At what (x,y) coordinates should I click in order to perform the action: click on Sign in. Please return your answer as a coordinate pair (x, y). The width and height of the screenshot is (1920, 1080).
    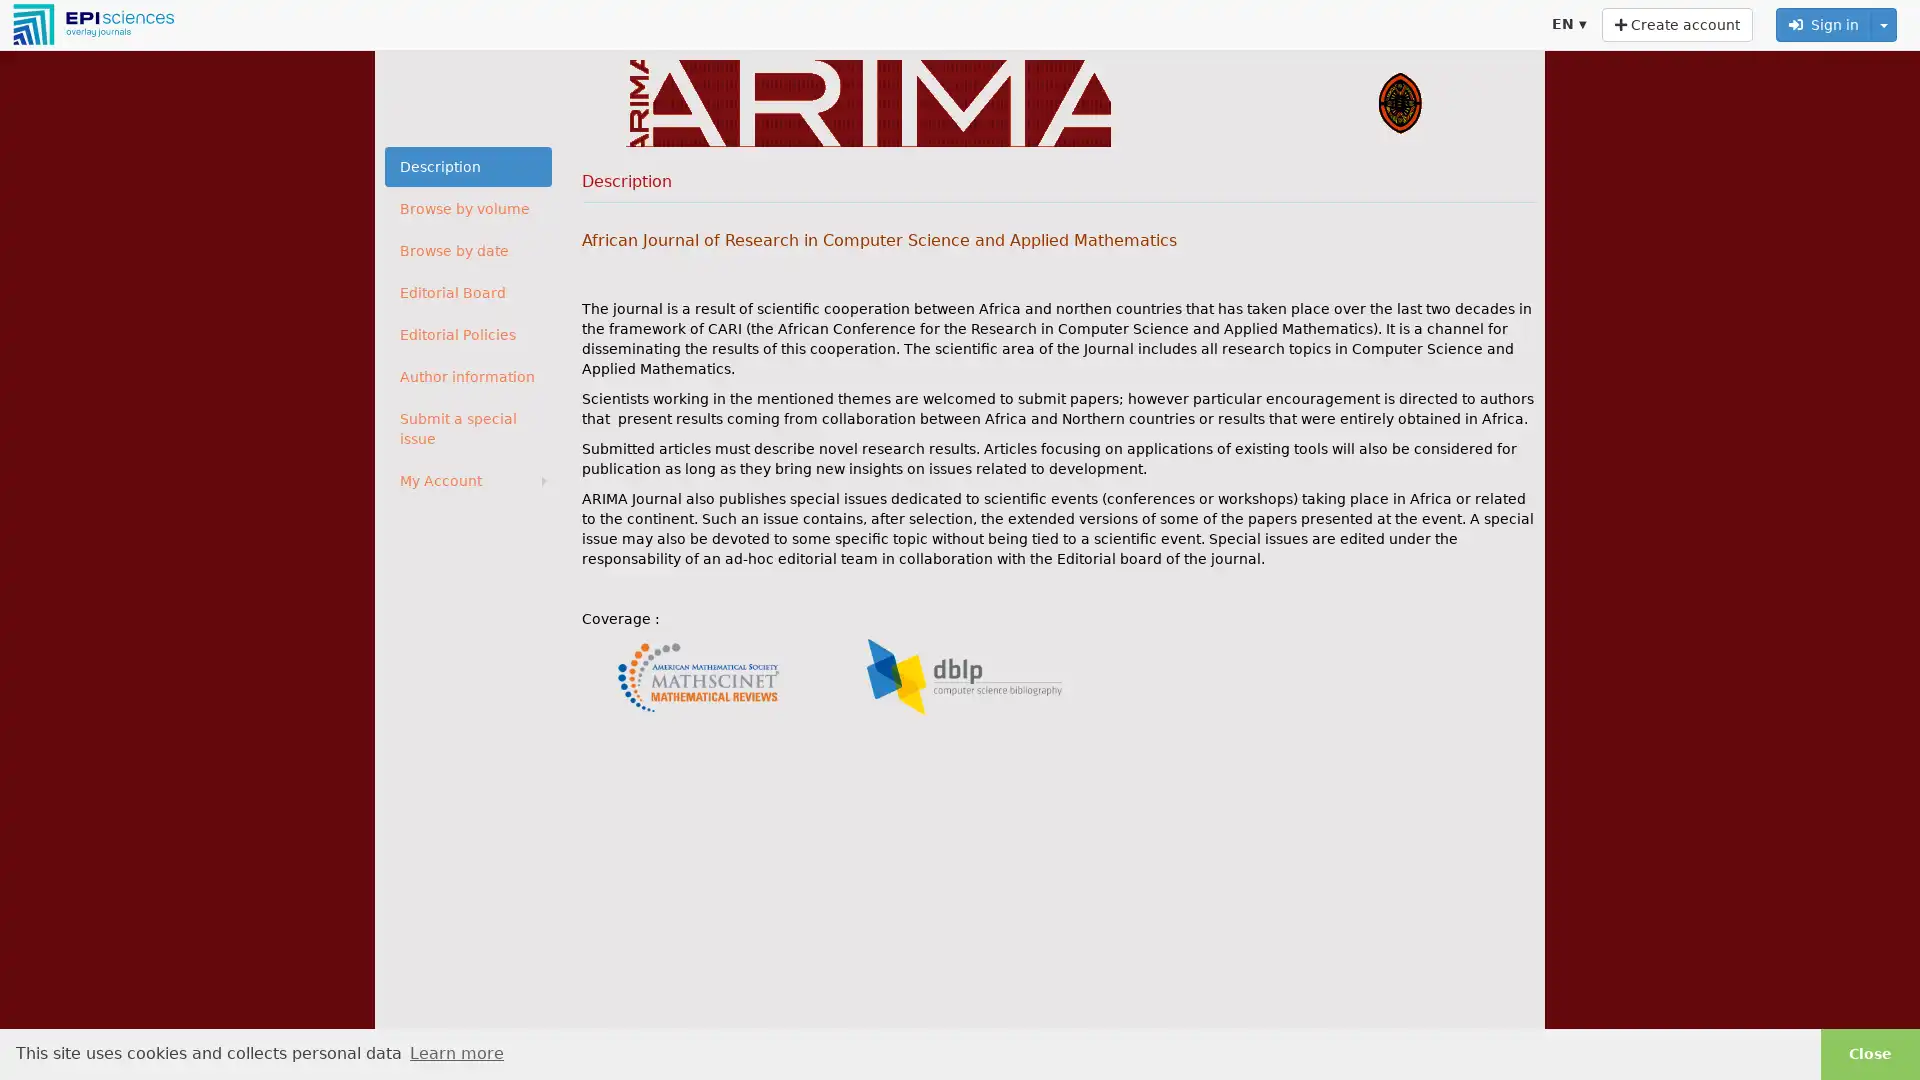
    Looking at the image, I should click on (1824, 24).